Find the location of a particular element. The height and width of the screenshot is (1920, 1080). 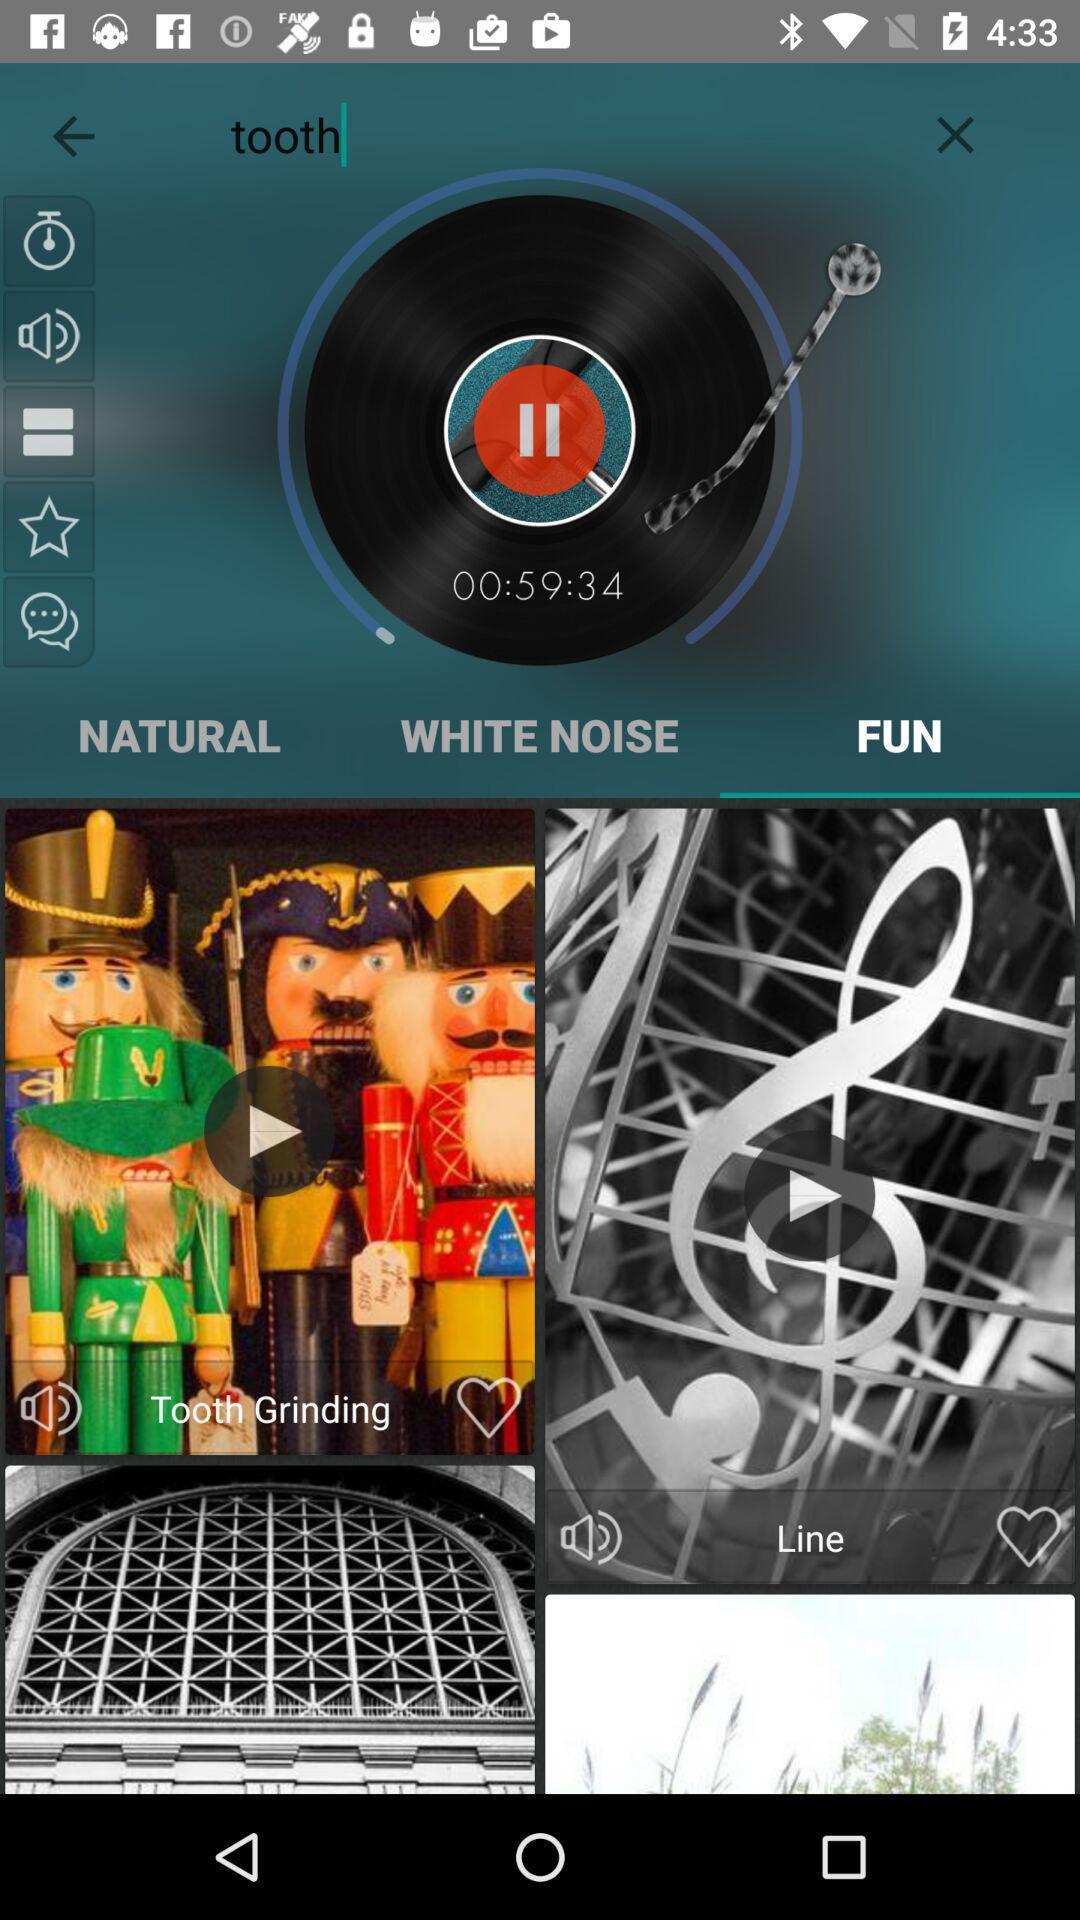

item next to the tooth icon is located at coordinates (72, 130).